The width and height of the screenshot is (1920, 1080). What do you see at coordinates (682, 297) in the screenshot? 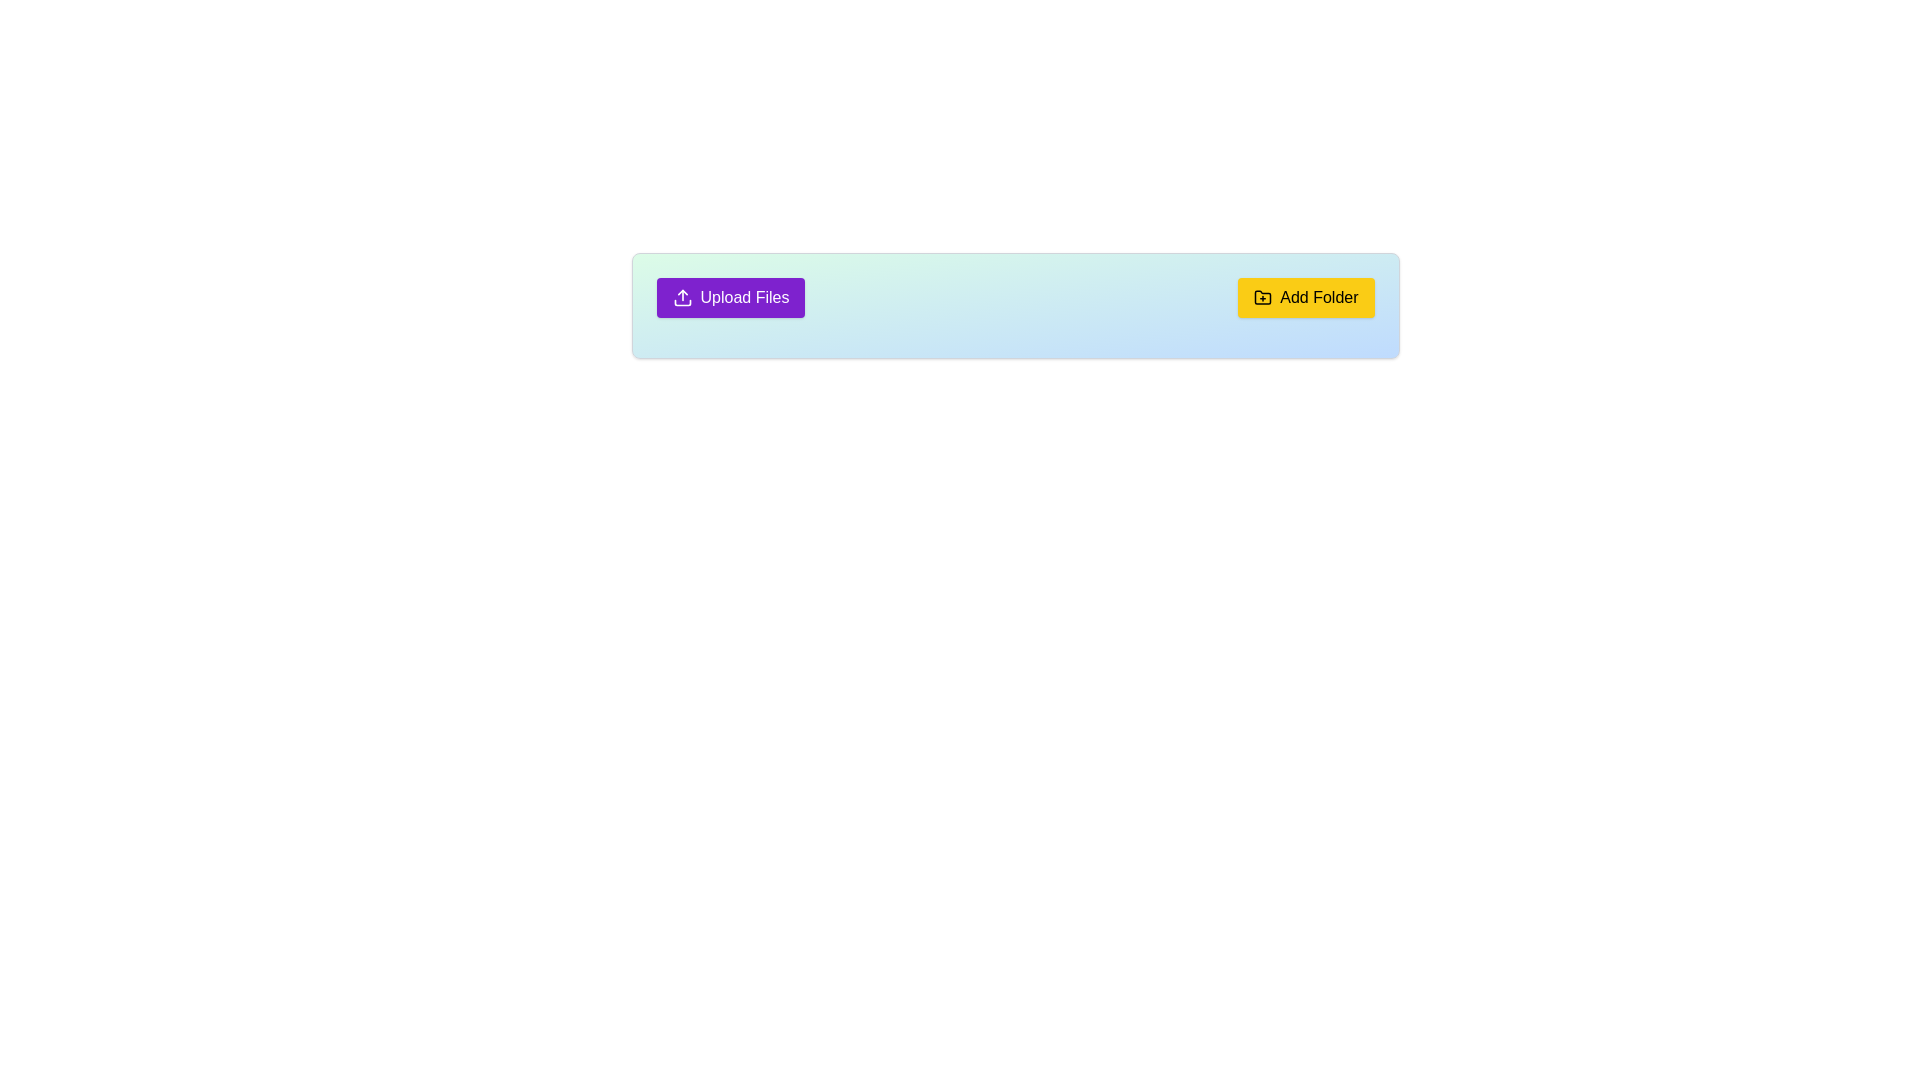
I see `the visual appearance of the SVG icon located inside the purple 'Upload Files' button, positioned on the left side adjacent to the text` at bounding box center [682, 297].